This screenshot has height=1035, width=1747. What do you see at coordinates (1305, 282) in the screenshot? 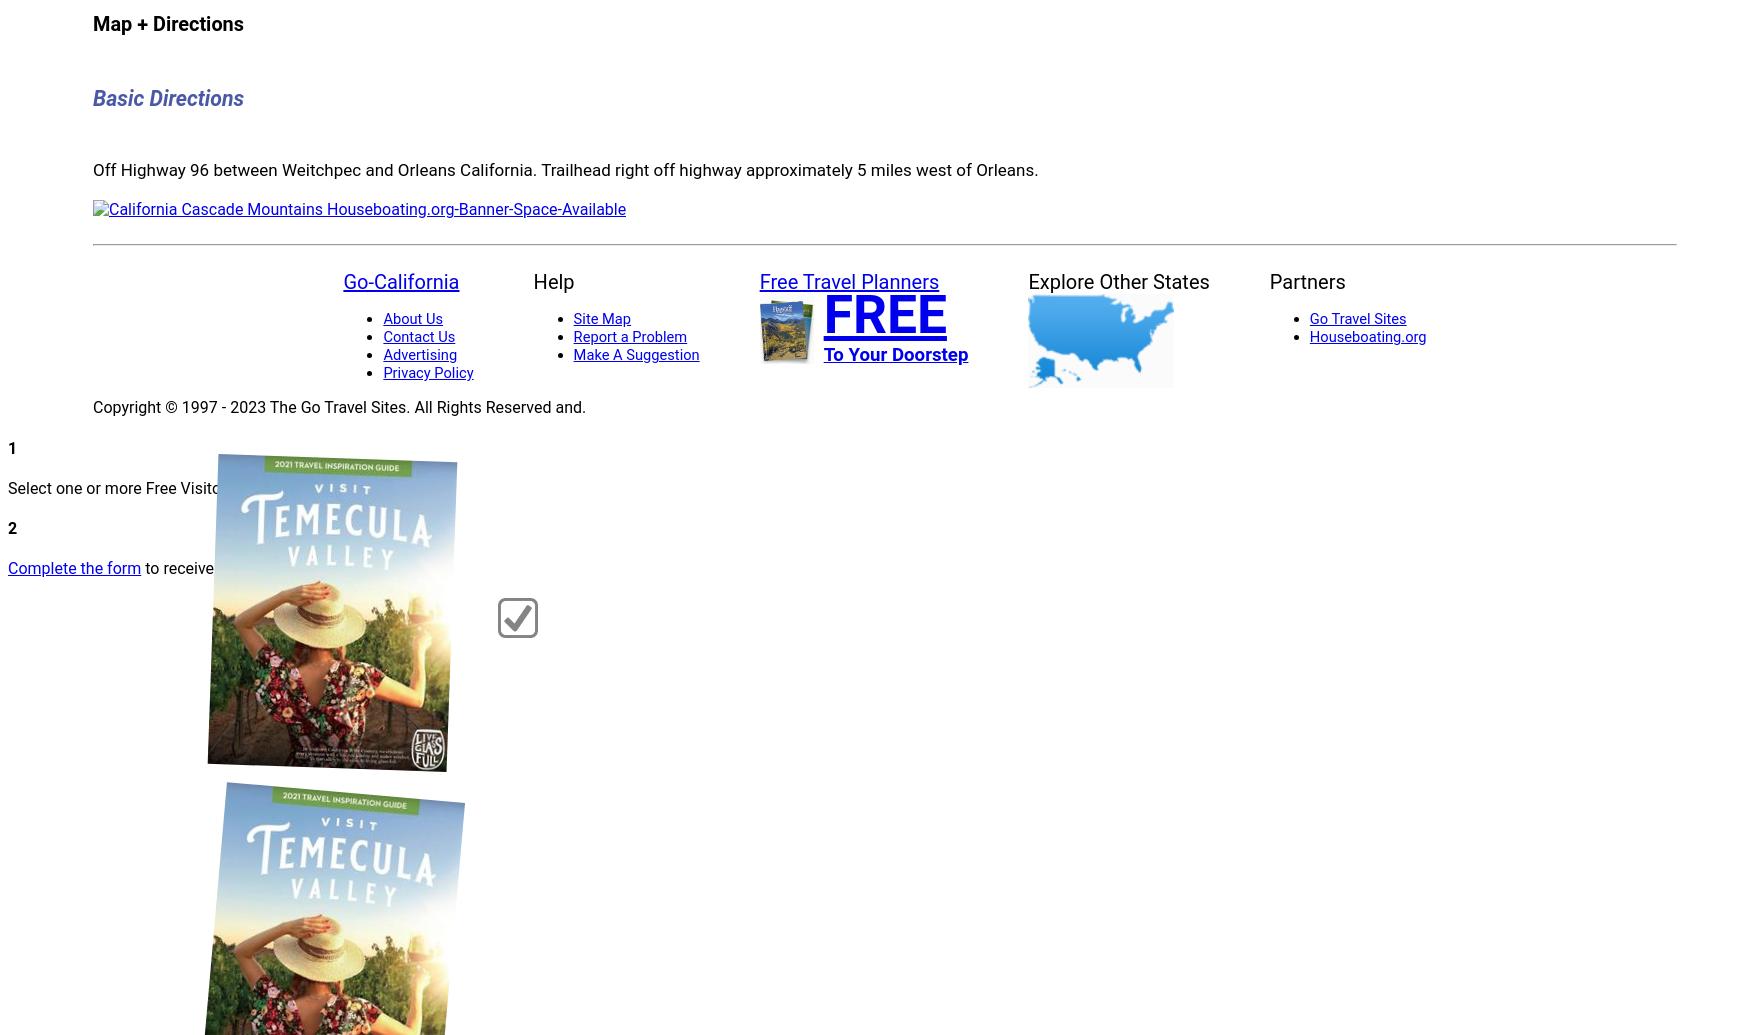
I see `'Partners'` at bounding box center [1305, 282].